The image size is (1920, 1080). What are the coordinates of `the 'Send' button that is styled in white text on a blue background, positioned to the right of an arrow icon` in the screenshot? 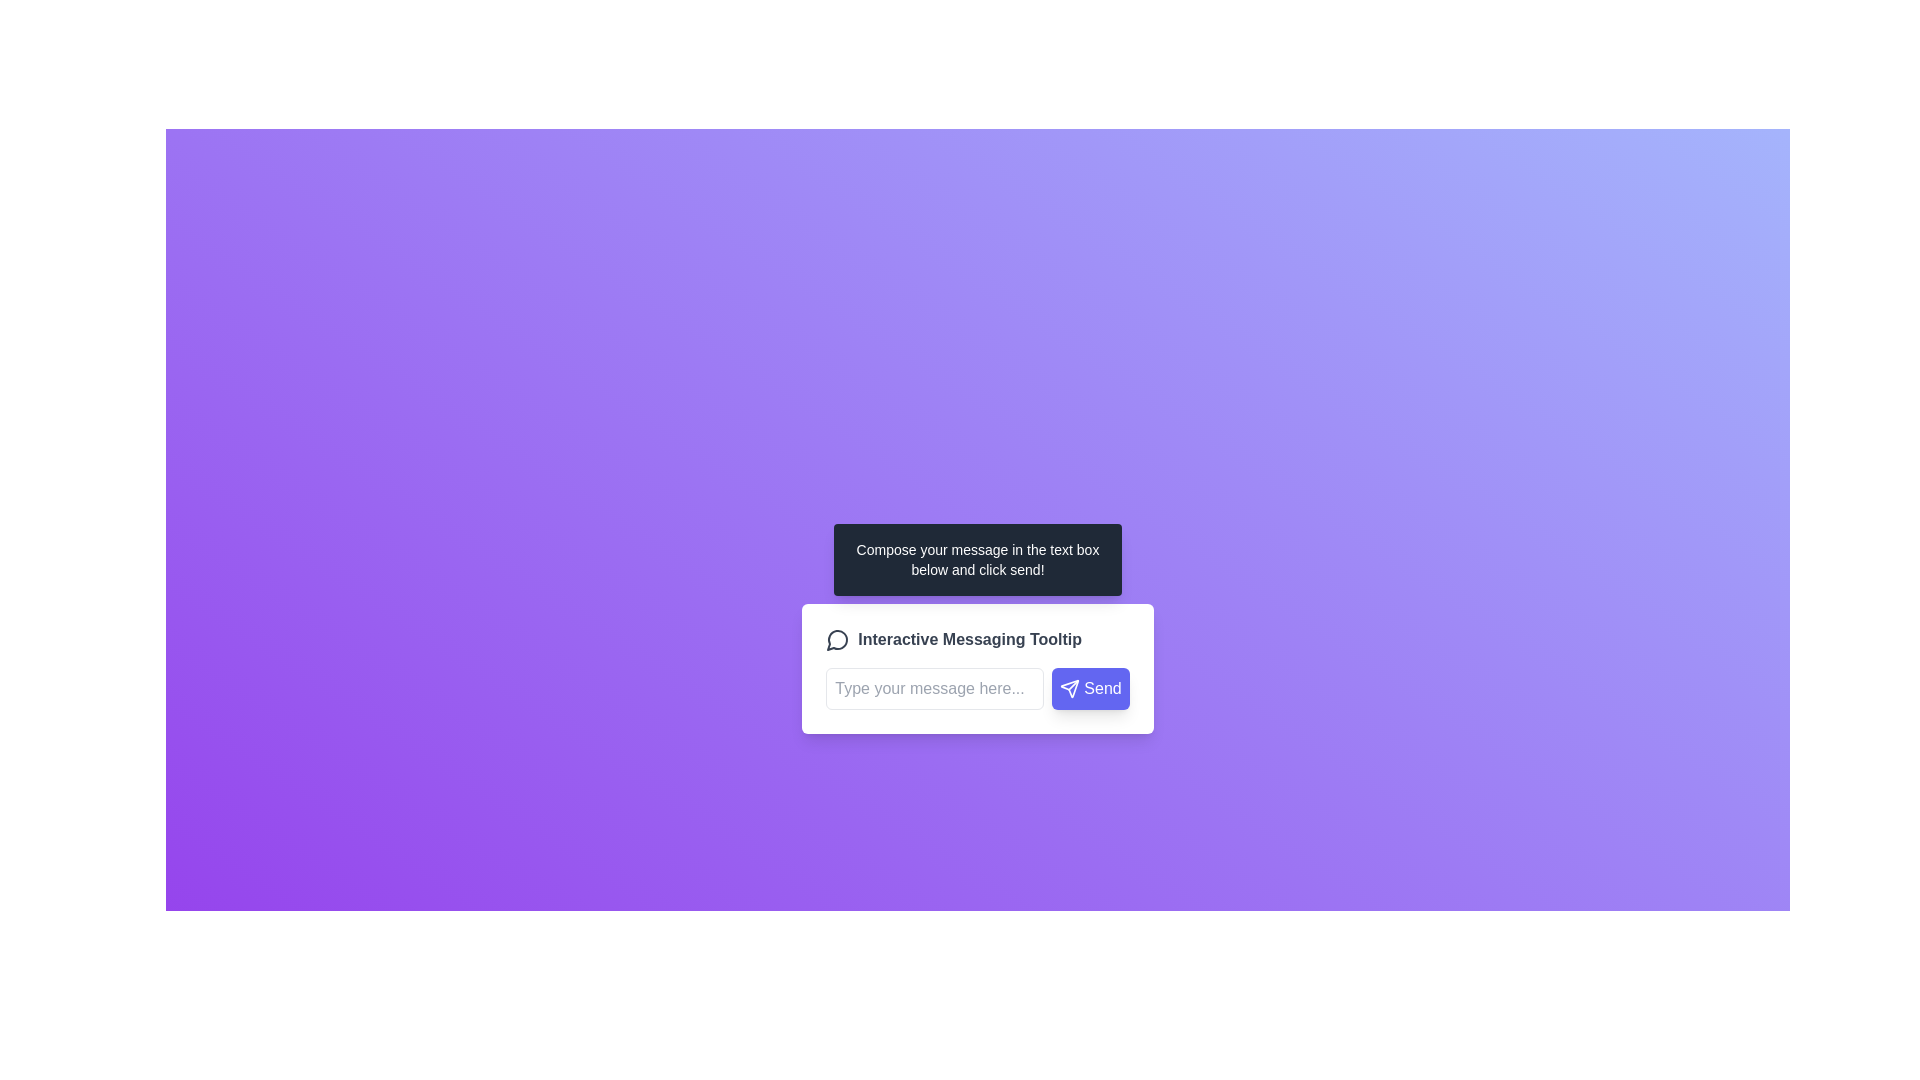 It's located at (1102, 688).